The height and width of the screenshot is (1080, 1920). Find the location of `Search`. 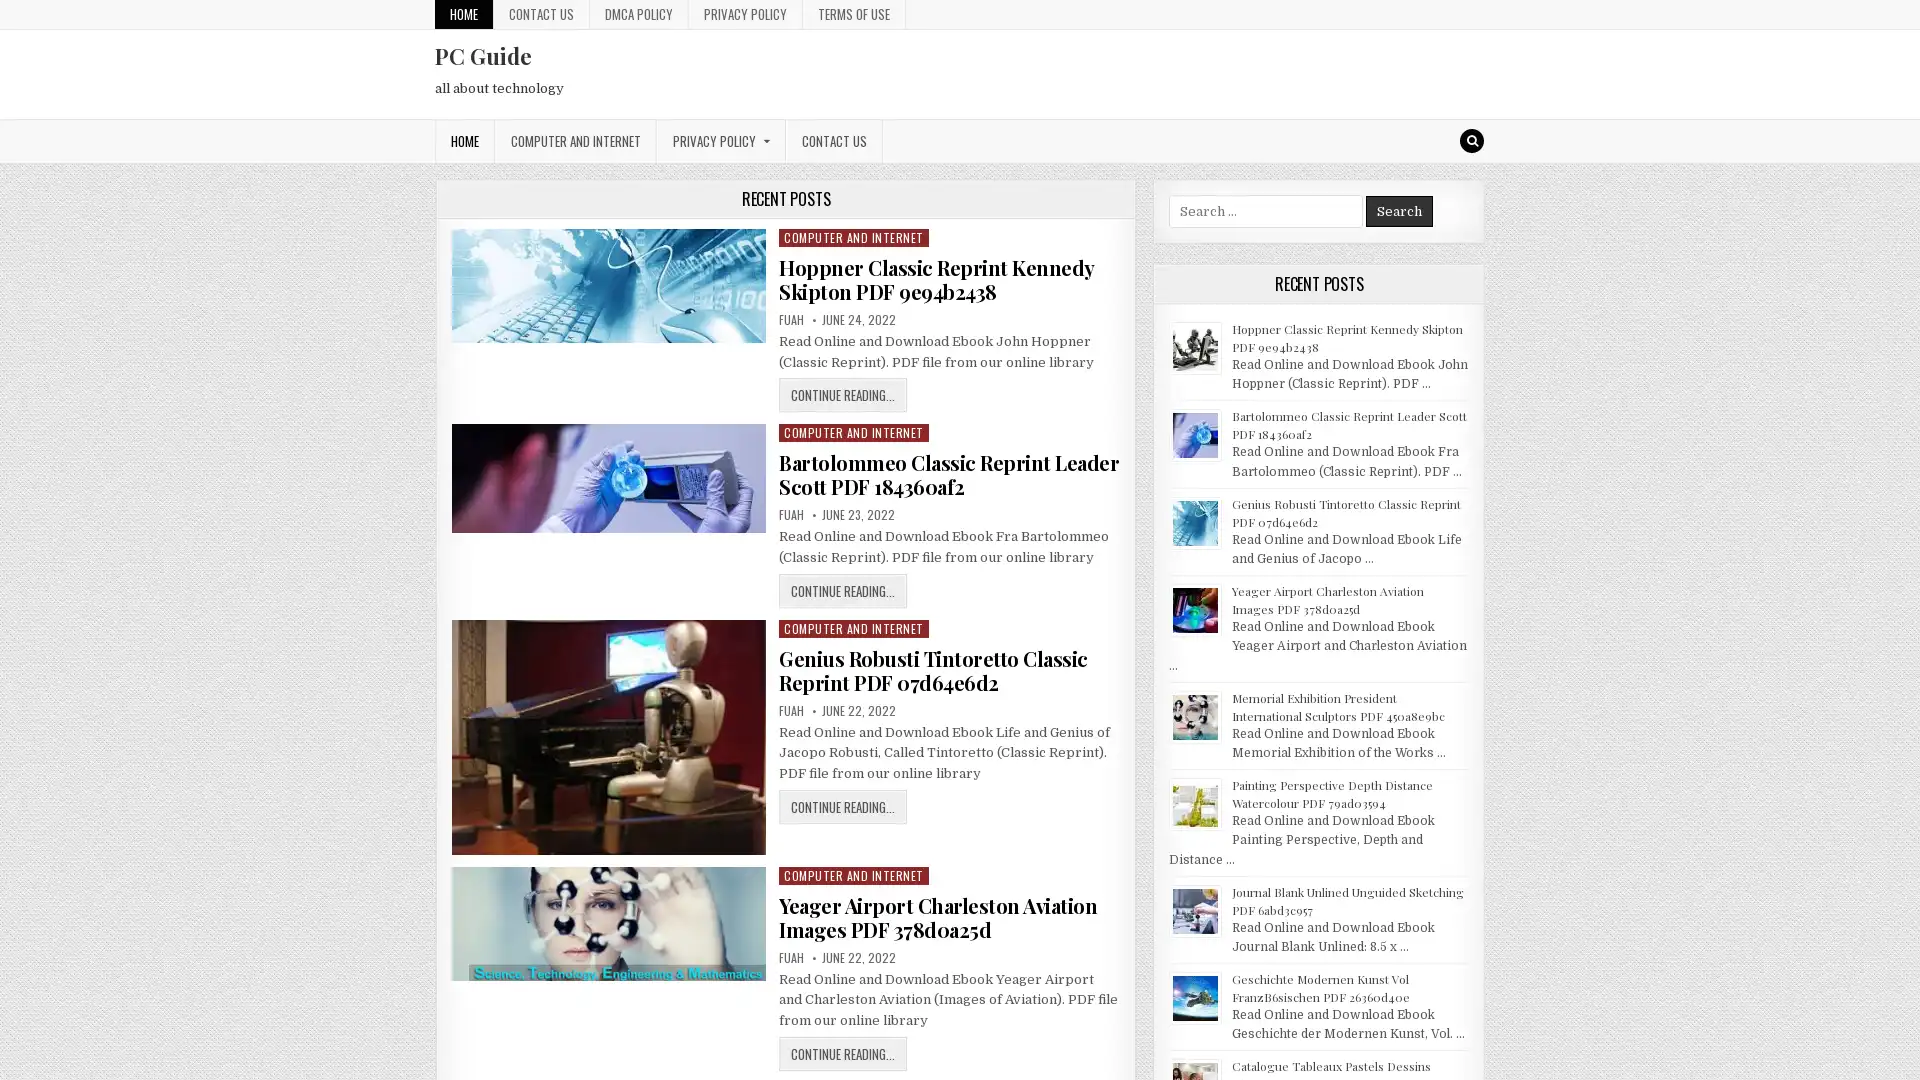

Search is located at coordinates (1398, 211).